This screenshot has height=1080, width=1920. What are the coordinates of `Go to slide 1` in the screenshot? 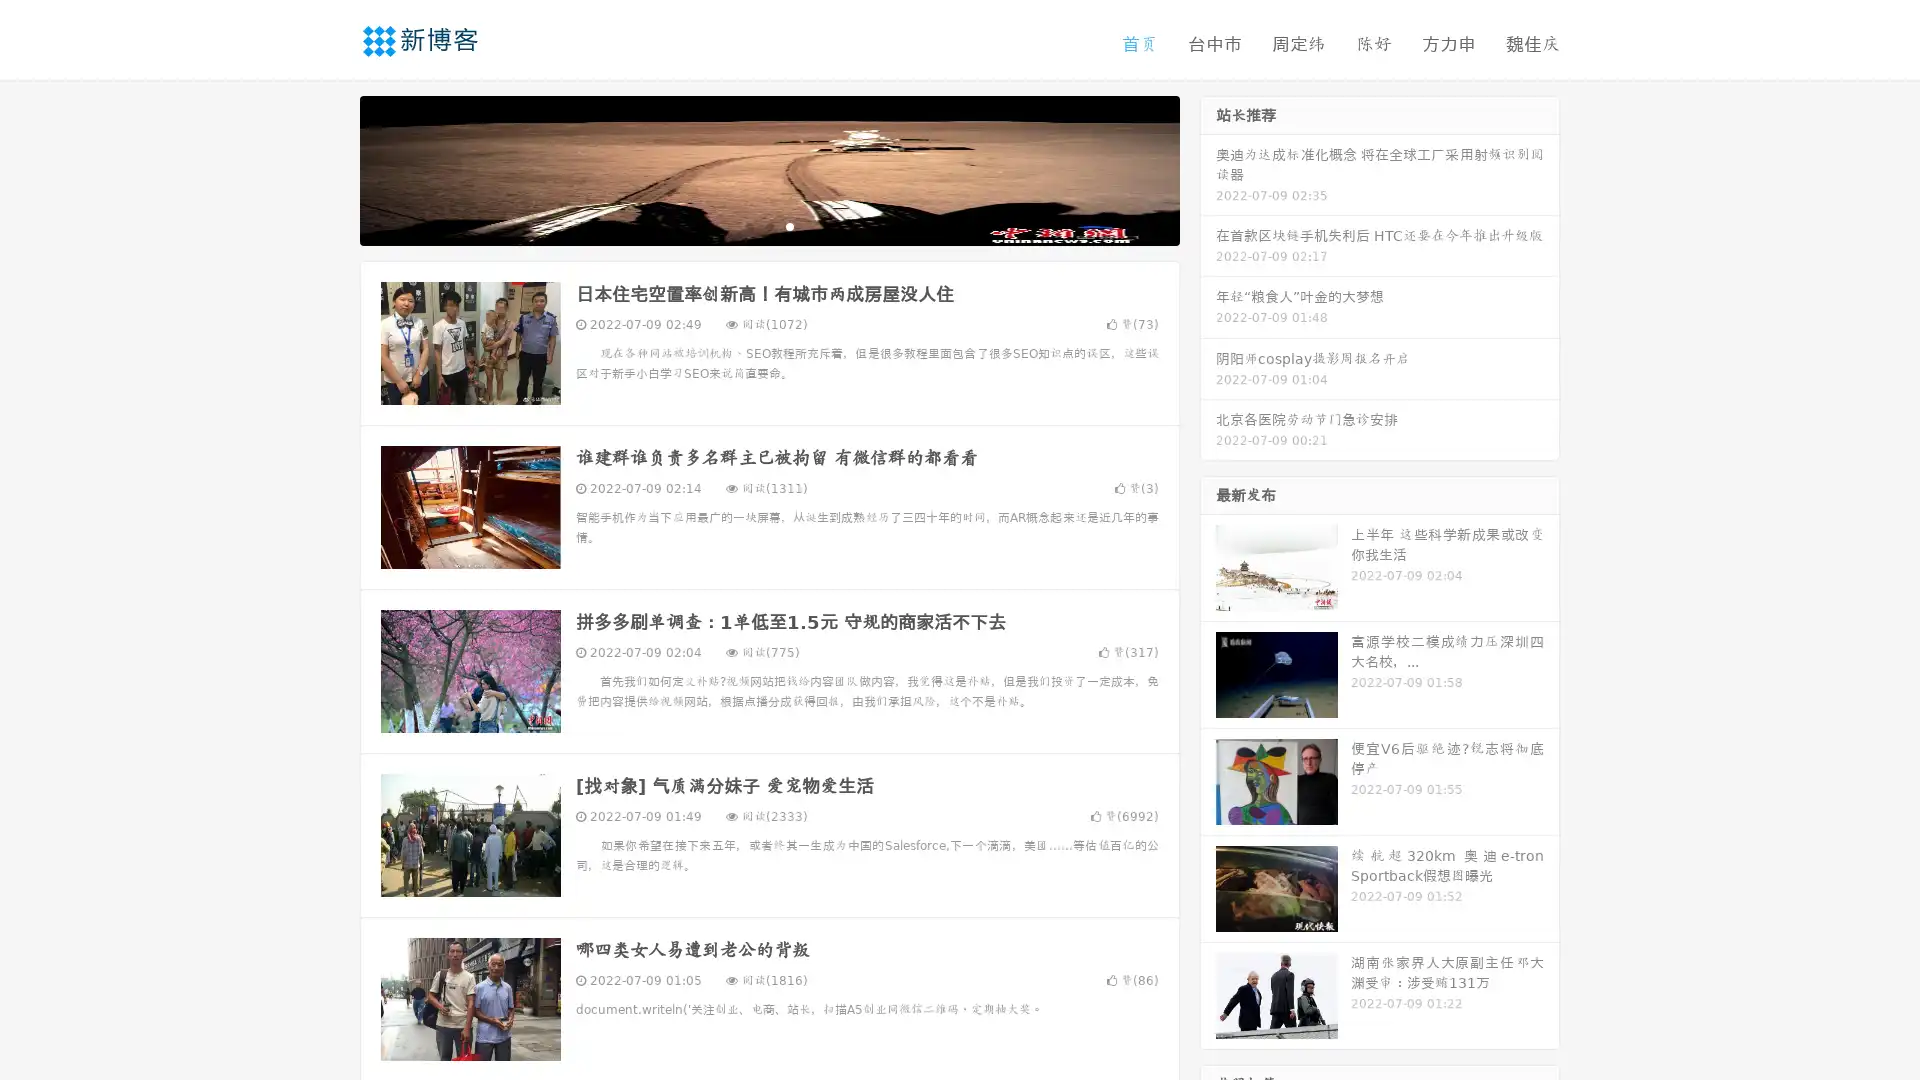 It's located at (748, 225).